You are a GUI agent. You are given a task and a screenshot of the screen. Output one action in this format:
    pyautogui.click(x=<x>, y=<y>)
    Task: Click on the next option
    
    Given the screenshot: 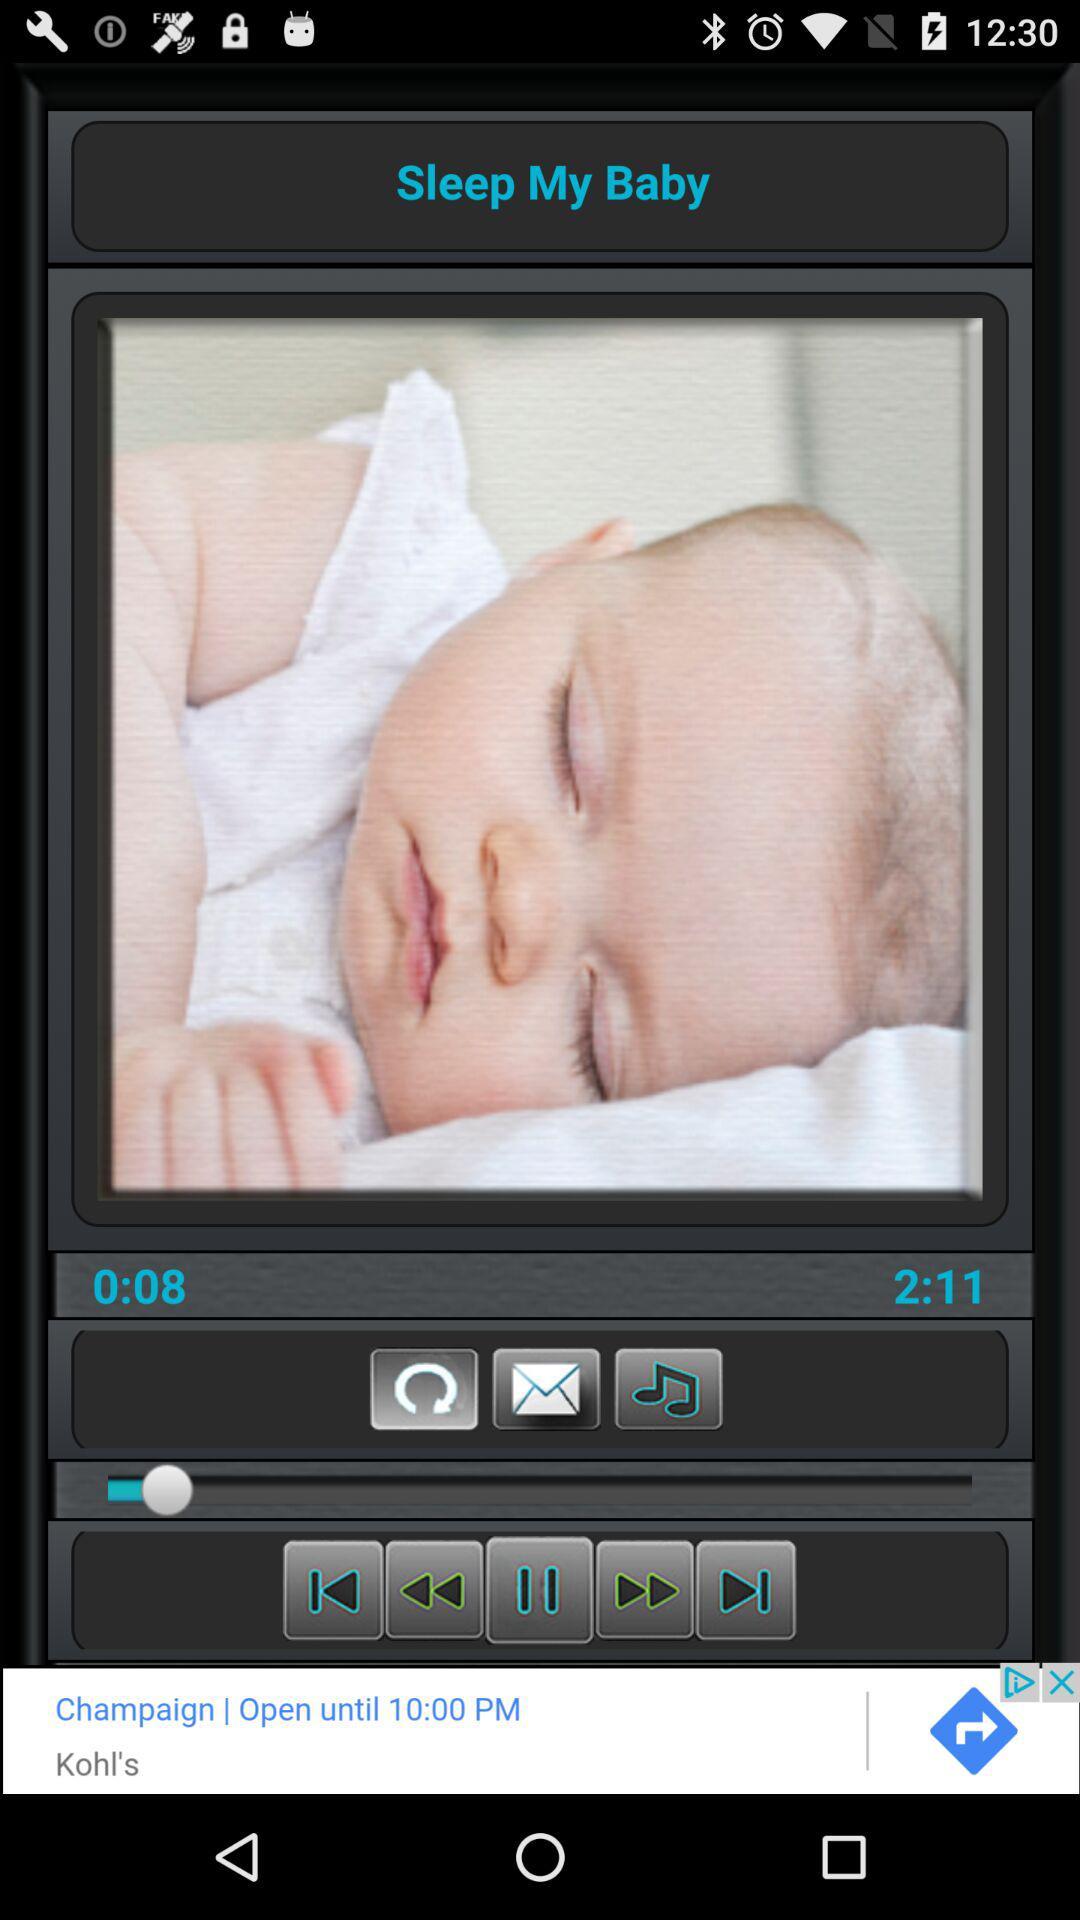 What is the action you would take?
    pyautogui.click(x=540, y=1727)
    